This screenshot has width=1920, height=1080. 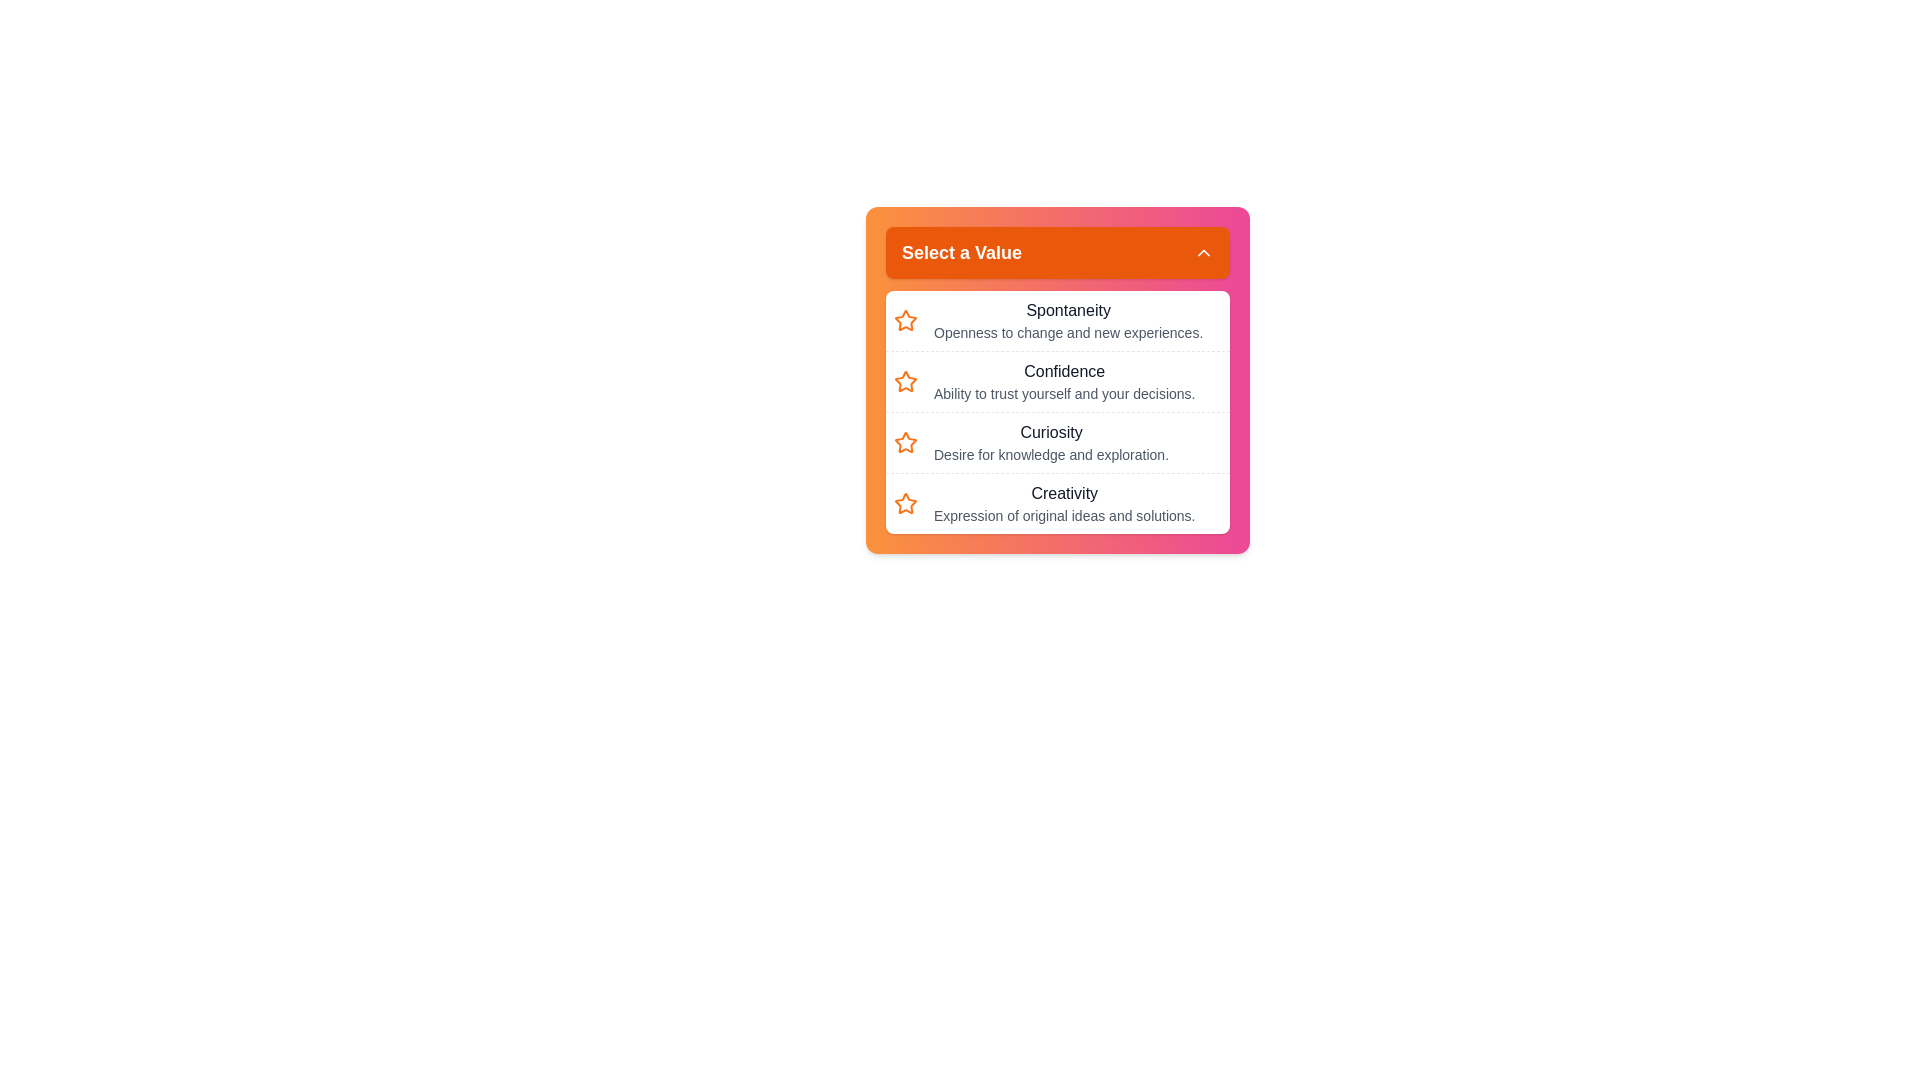 I want to click on the star-shaped icon with an orange border located next to the 'Creativity' list item to interact with its associated functionality, so click(x=905, y=503).